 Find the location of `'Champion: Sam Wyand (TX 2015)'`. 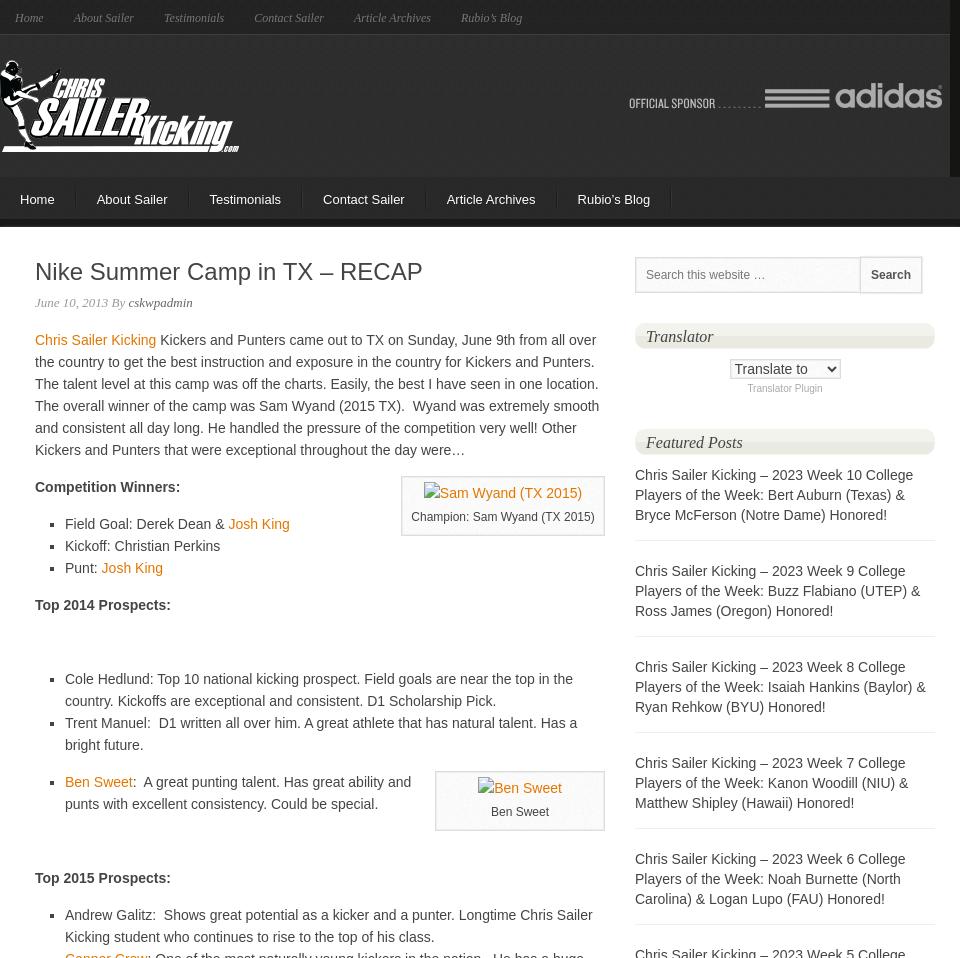

'Champion: Sam Wyand (TX 2015)' is located at coordinates (409, 516).